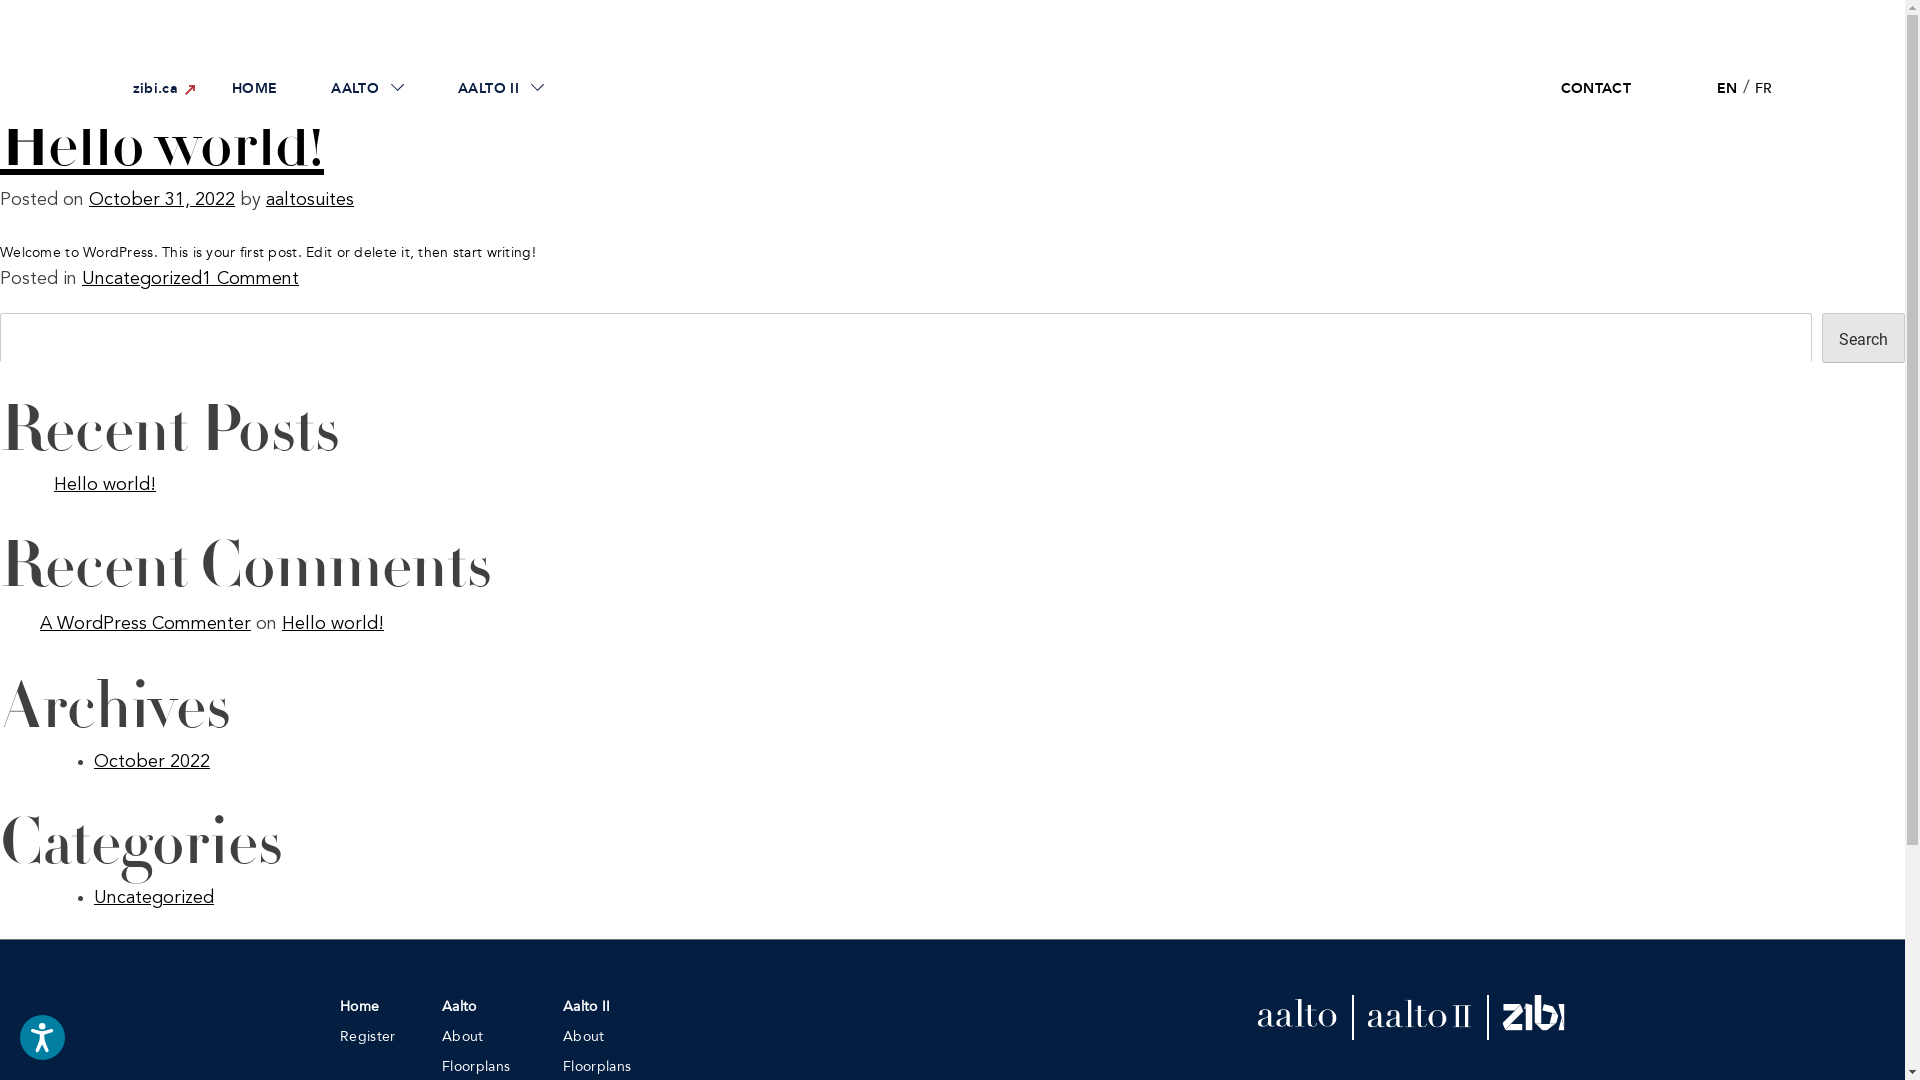  What do you see at coordinates (440, 1006) in the screenshot?
I see `'Aalto'` at bounding box center [440, 1006].